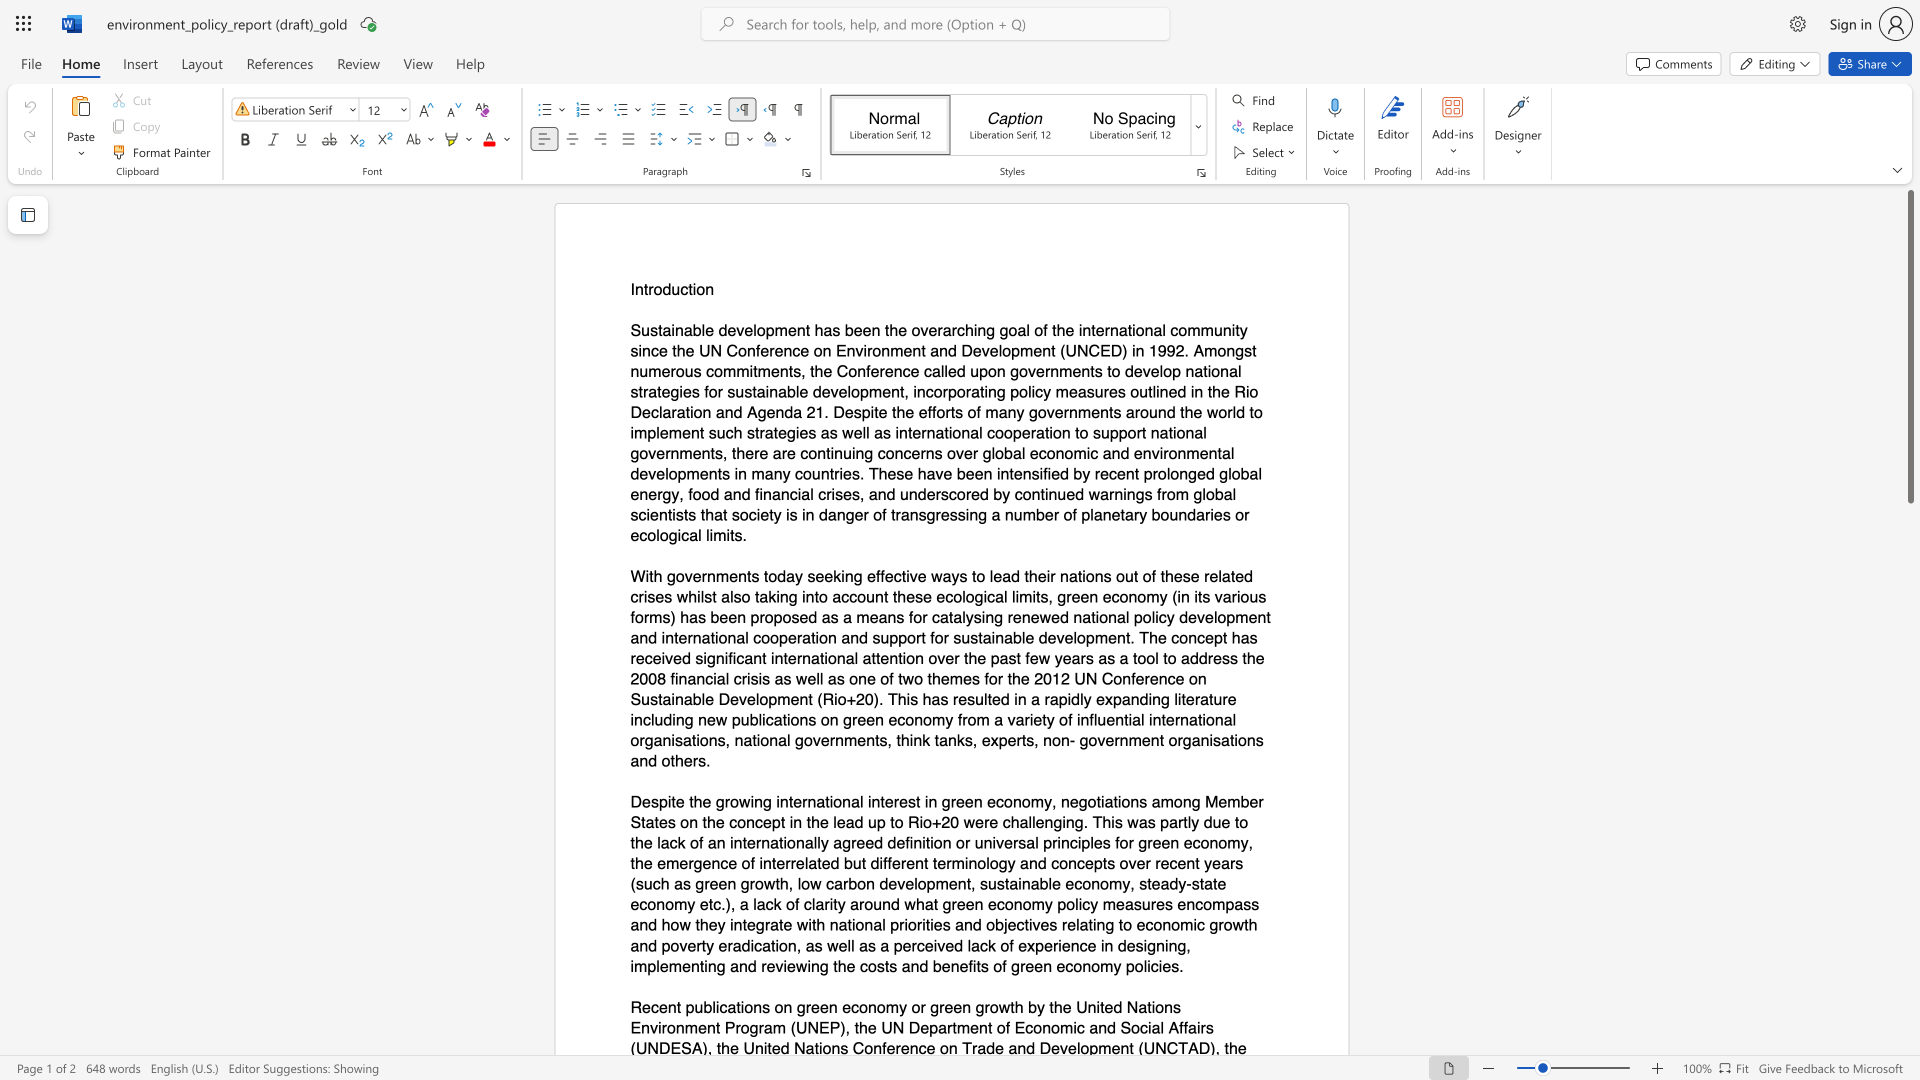  What do you see at coordinates (1909, 759) in the screenshot?
I see `the scrollbar to move the content lower` at bounding box center [1909, 759].